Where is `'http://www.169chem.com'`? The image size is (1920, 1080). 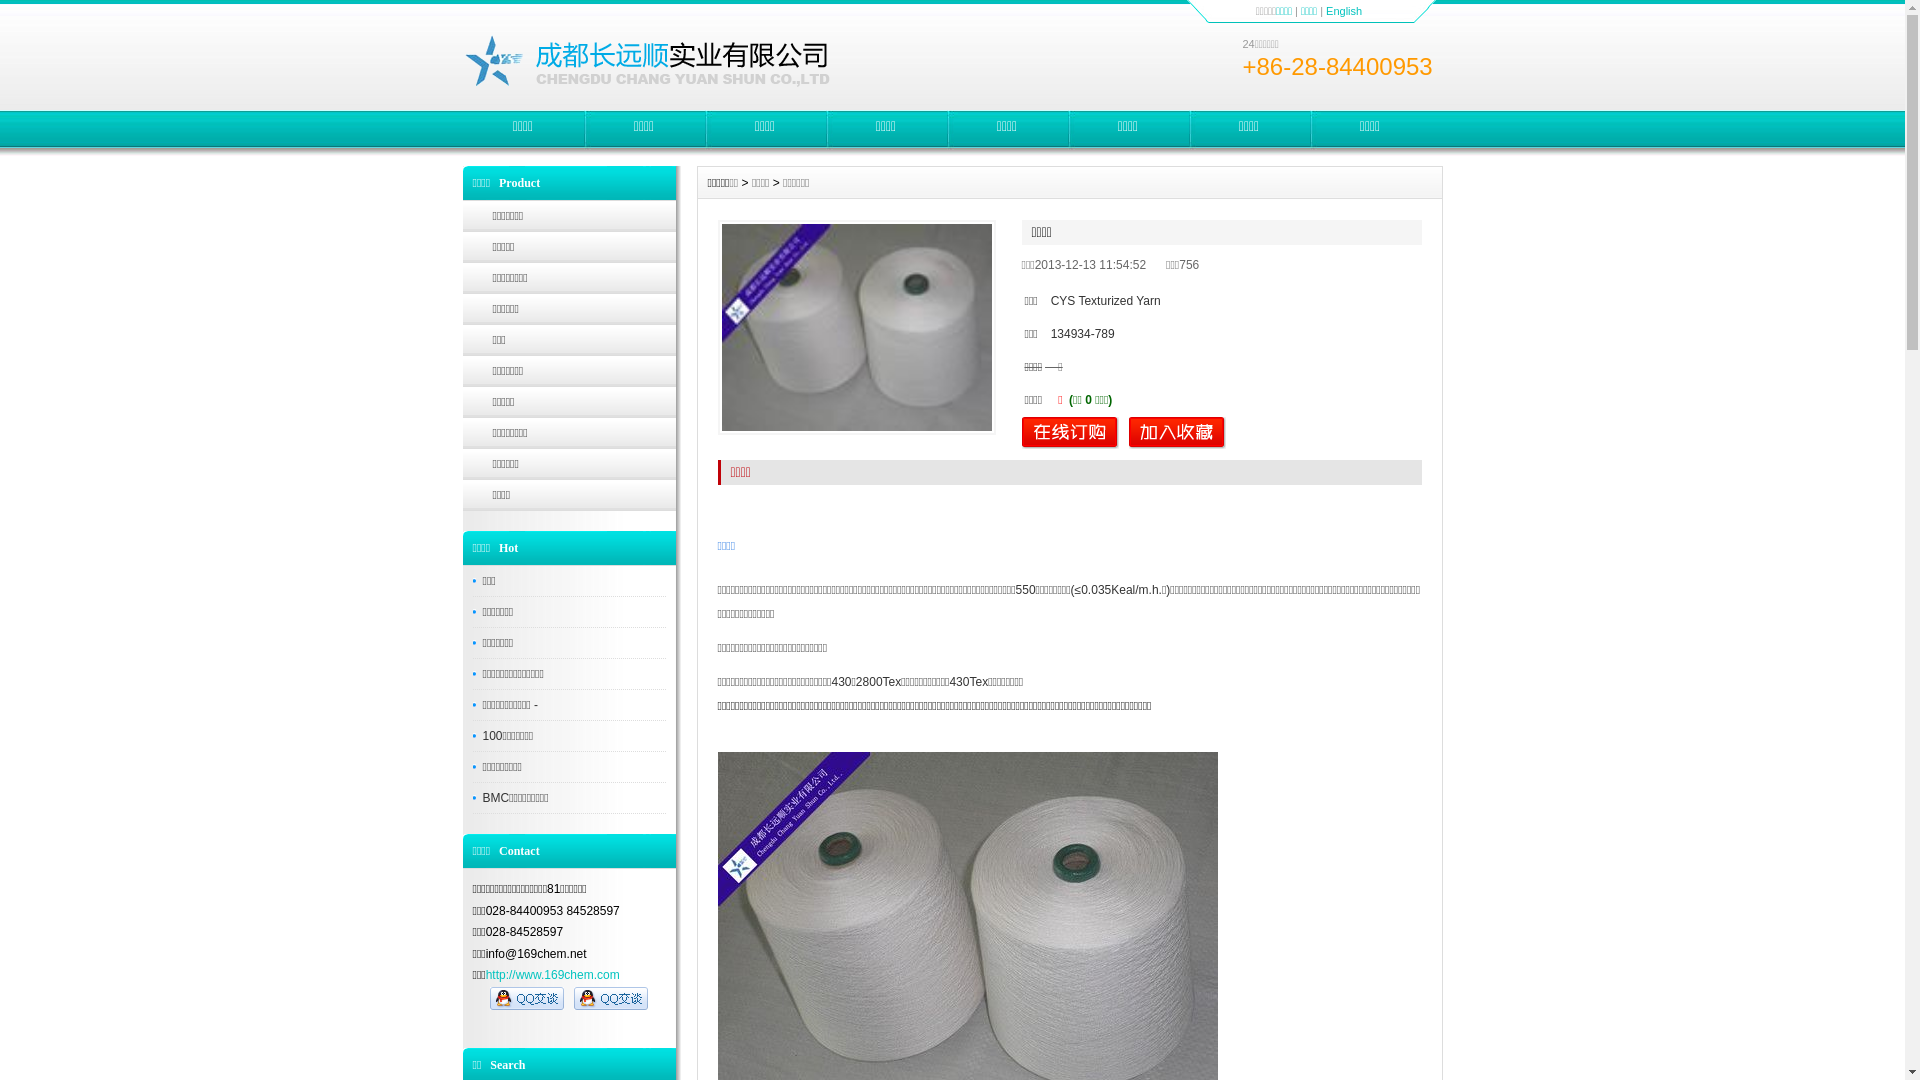 'http://www.169chem.com' is located at coordinates (552, 974).